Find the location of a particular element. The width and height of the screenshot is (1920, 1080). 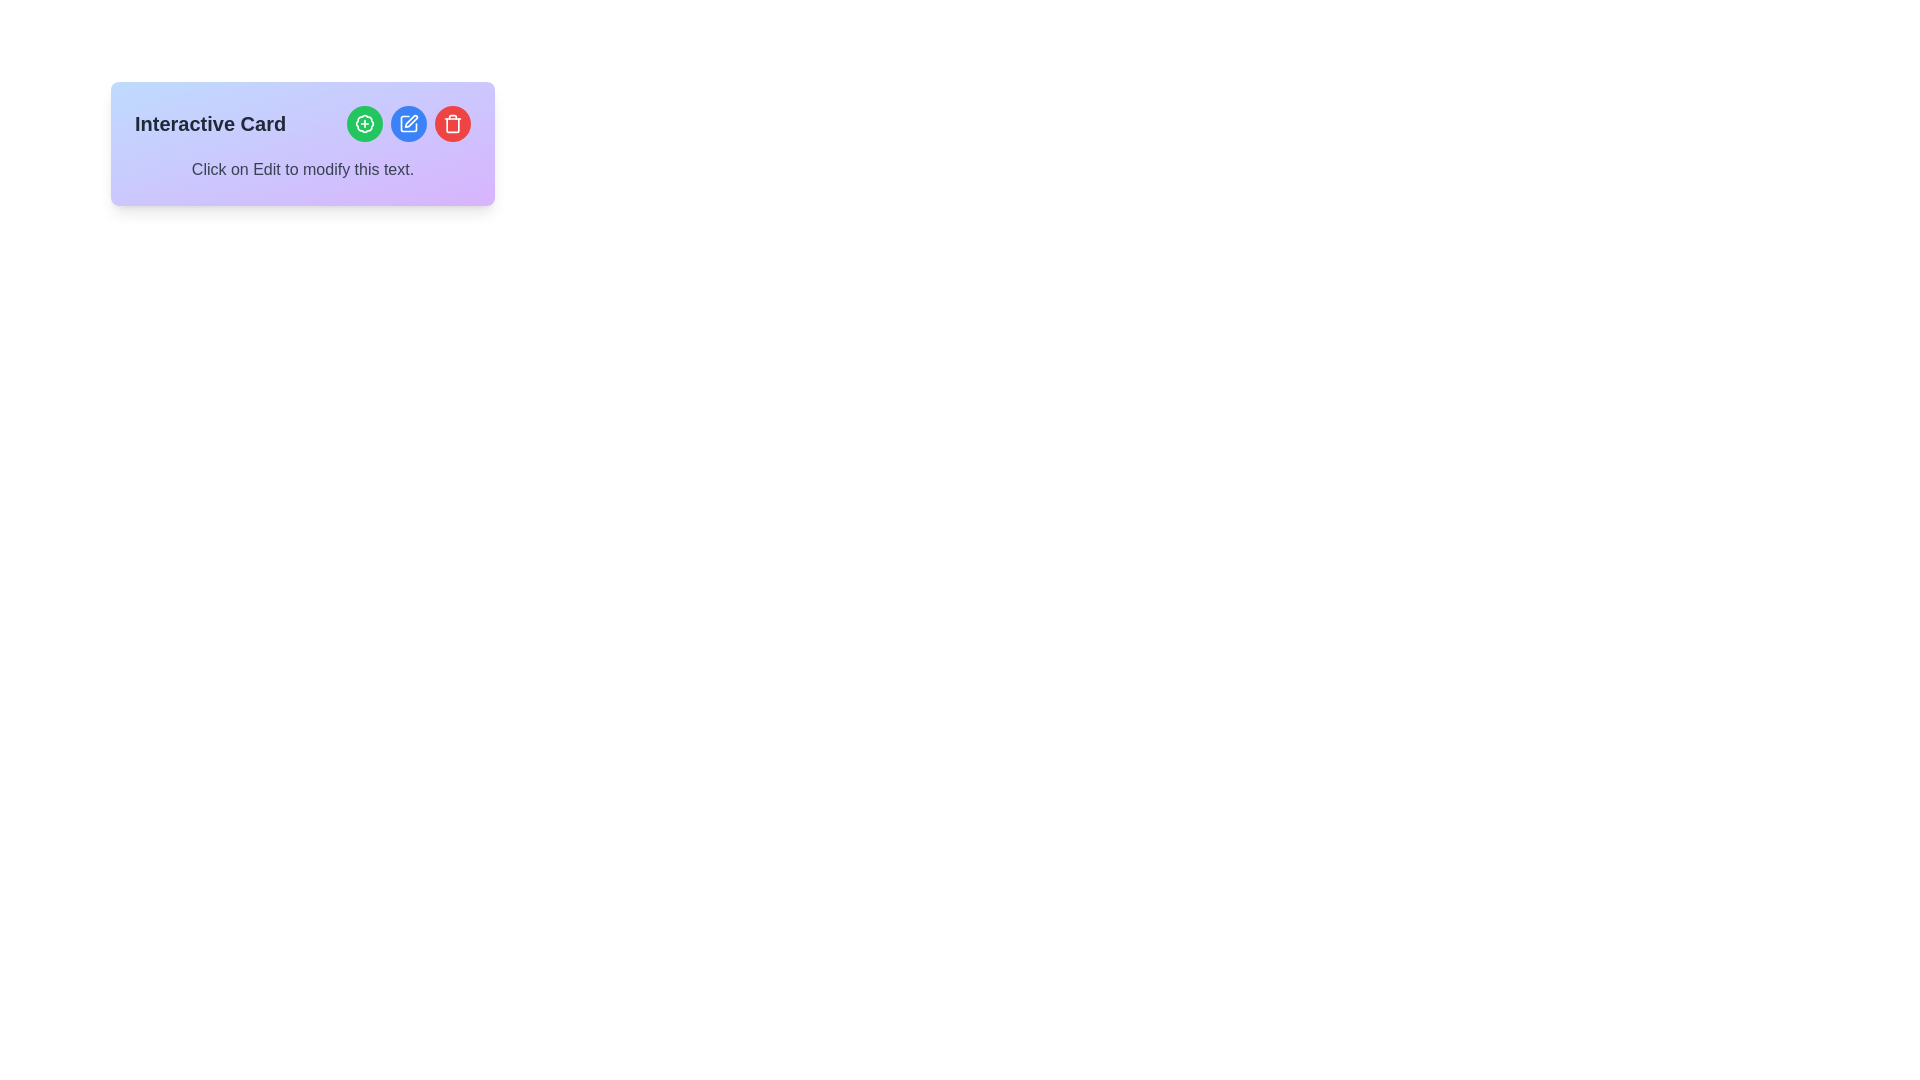

the 'Add' or 'Group' button with icon located at the top-right corner of the 'Interactive Card' is located at coordinates (364, 123).